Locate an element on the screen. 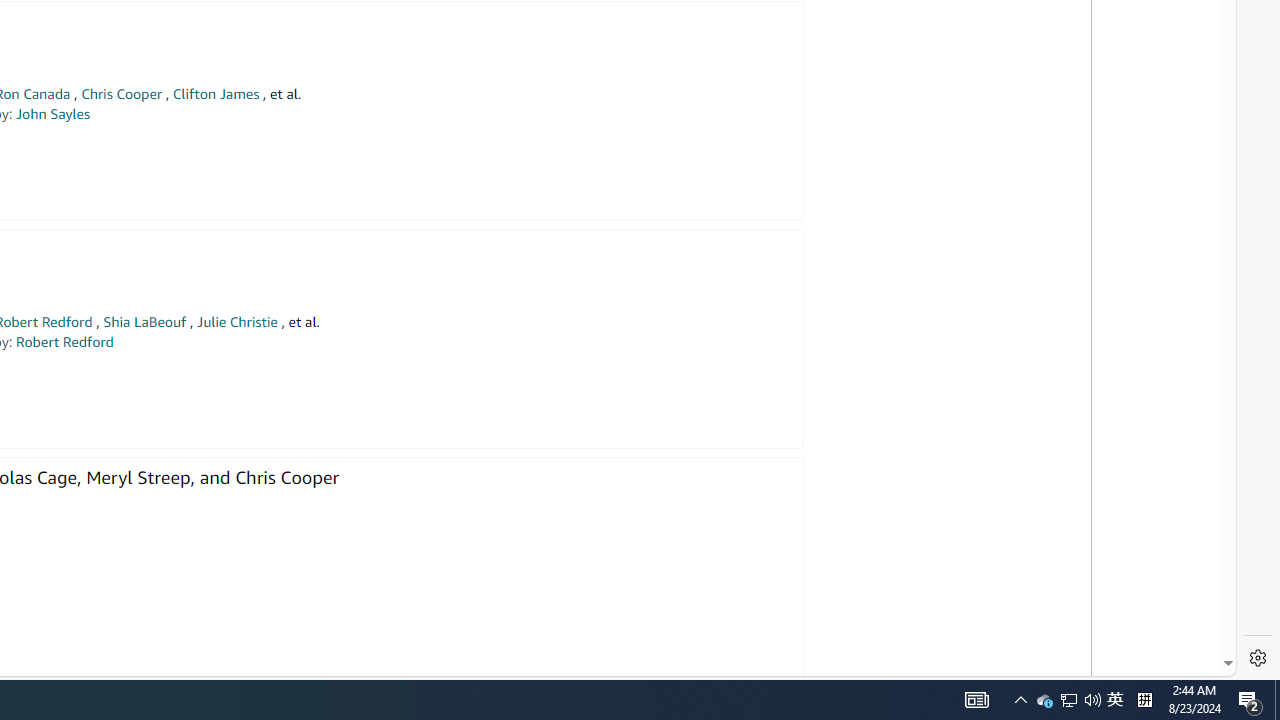  'John Sayles' is located at coordinates (53, 114).